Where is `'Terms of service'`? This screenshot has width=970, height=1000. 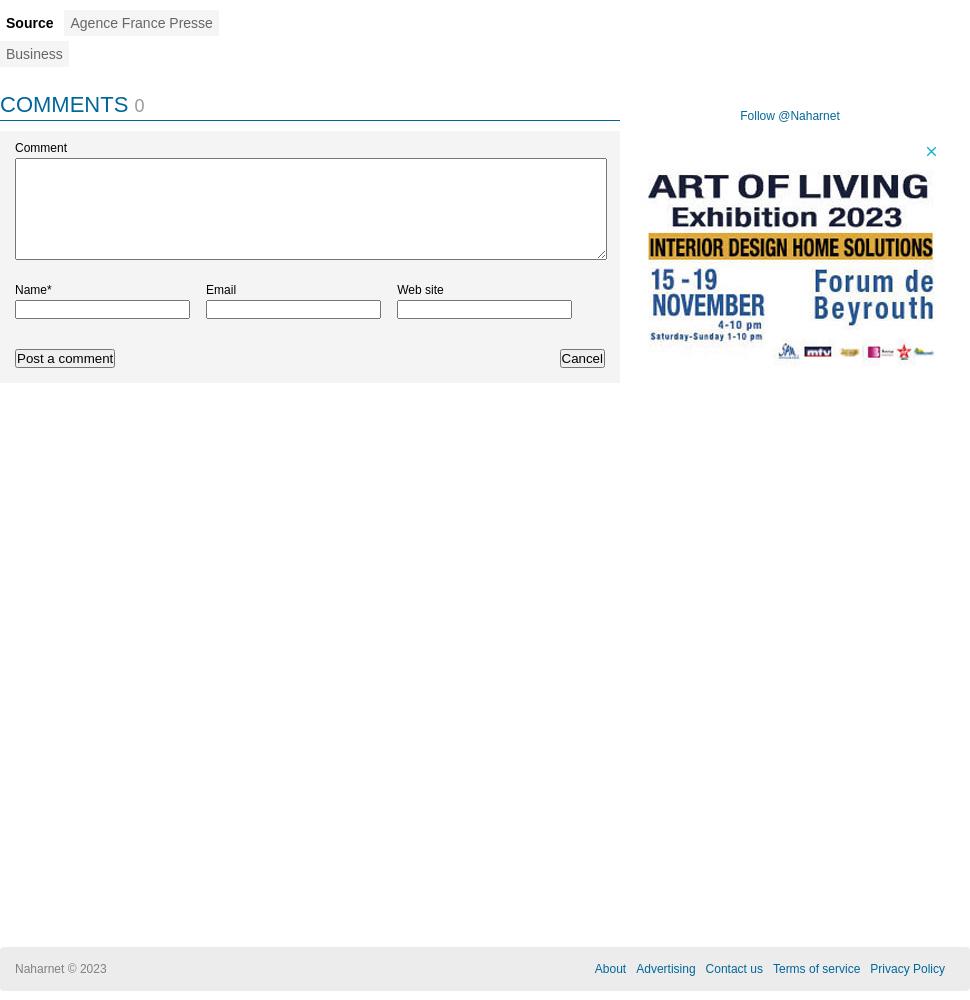
'Terms of service' is located at coordinates (815, 968).